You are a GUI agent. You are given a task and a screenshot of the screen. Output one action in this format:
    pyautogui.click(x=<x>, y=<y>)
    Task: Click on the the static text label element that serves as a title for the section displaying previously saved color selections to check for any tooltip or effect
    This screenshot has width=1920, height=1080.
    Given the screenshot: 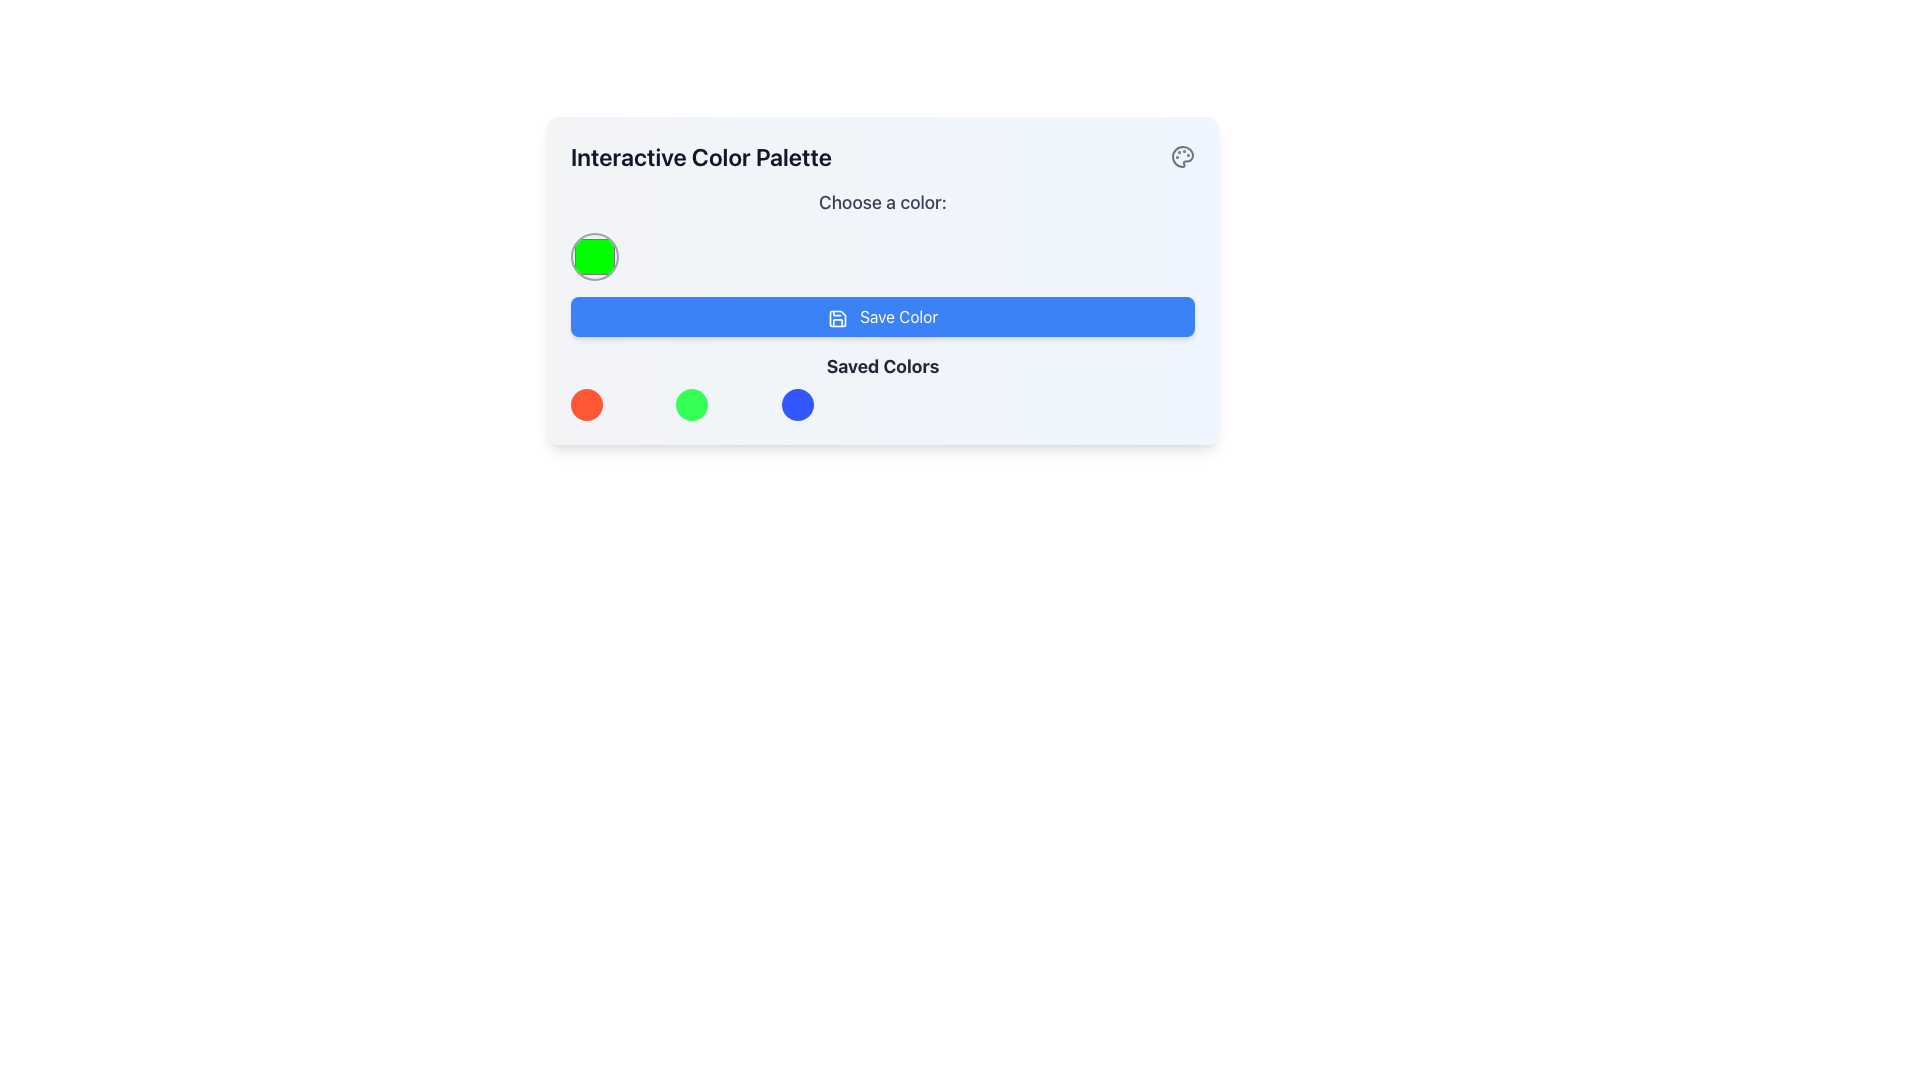 What is the action you would take?
    pyautogui.click(x=882, y=366)
    